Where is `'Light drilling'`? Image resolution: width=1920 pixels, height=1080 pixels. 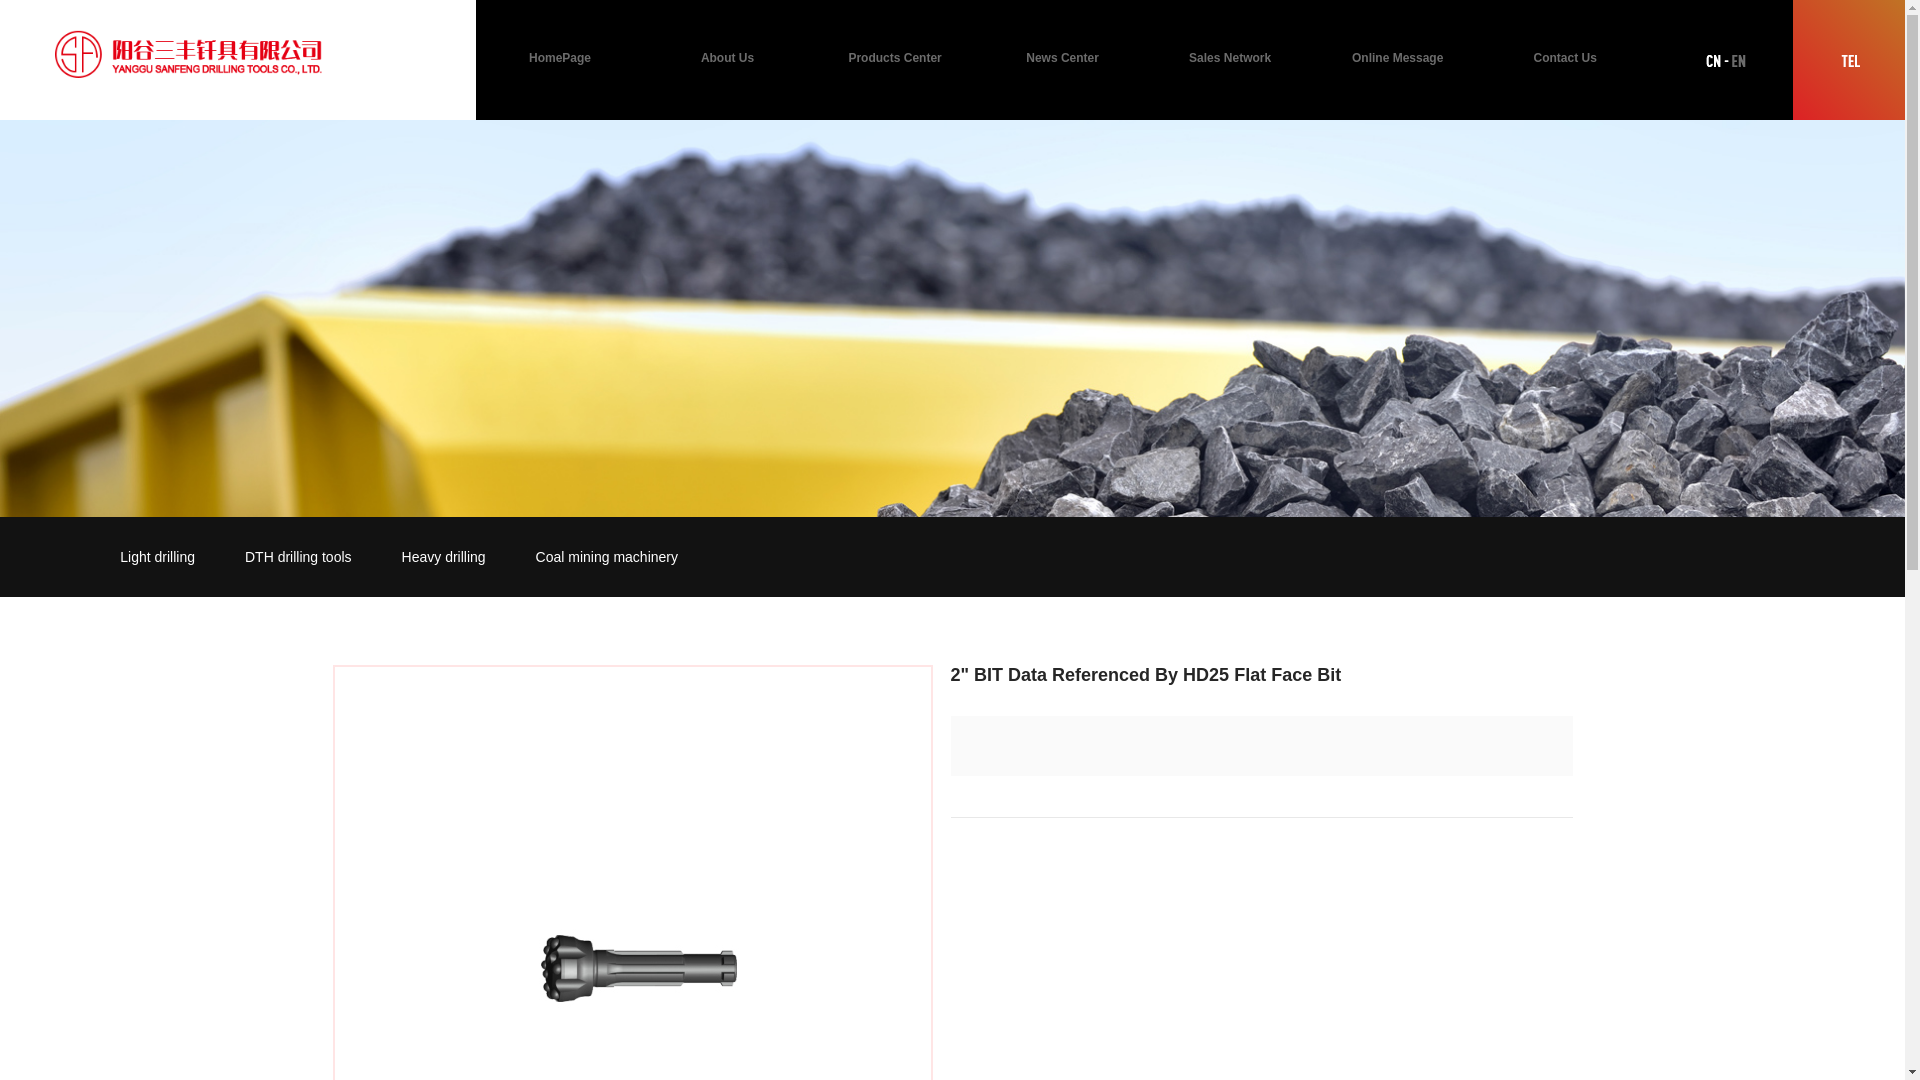
'Light drilling' is located at coordinates (156, 556).